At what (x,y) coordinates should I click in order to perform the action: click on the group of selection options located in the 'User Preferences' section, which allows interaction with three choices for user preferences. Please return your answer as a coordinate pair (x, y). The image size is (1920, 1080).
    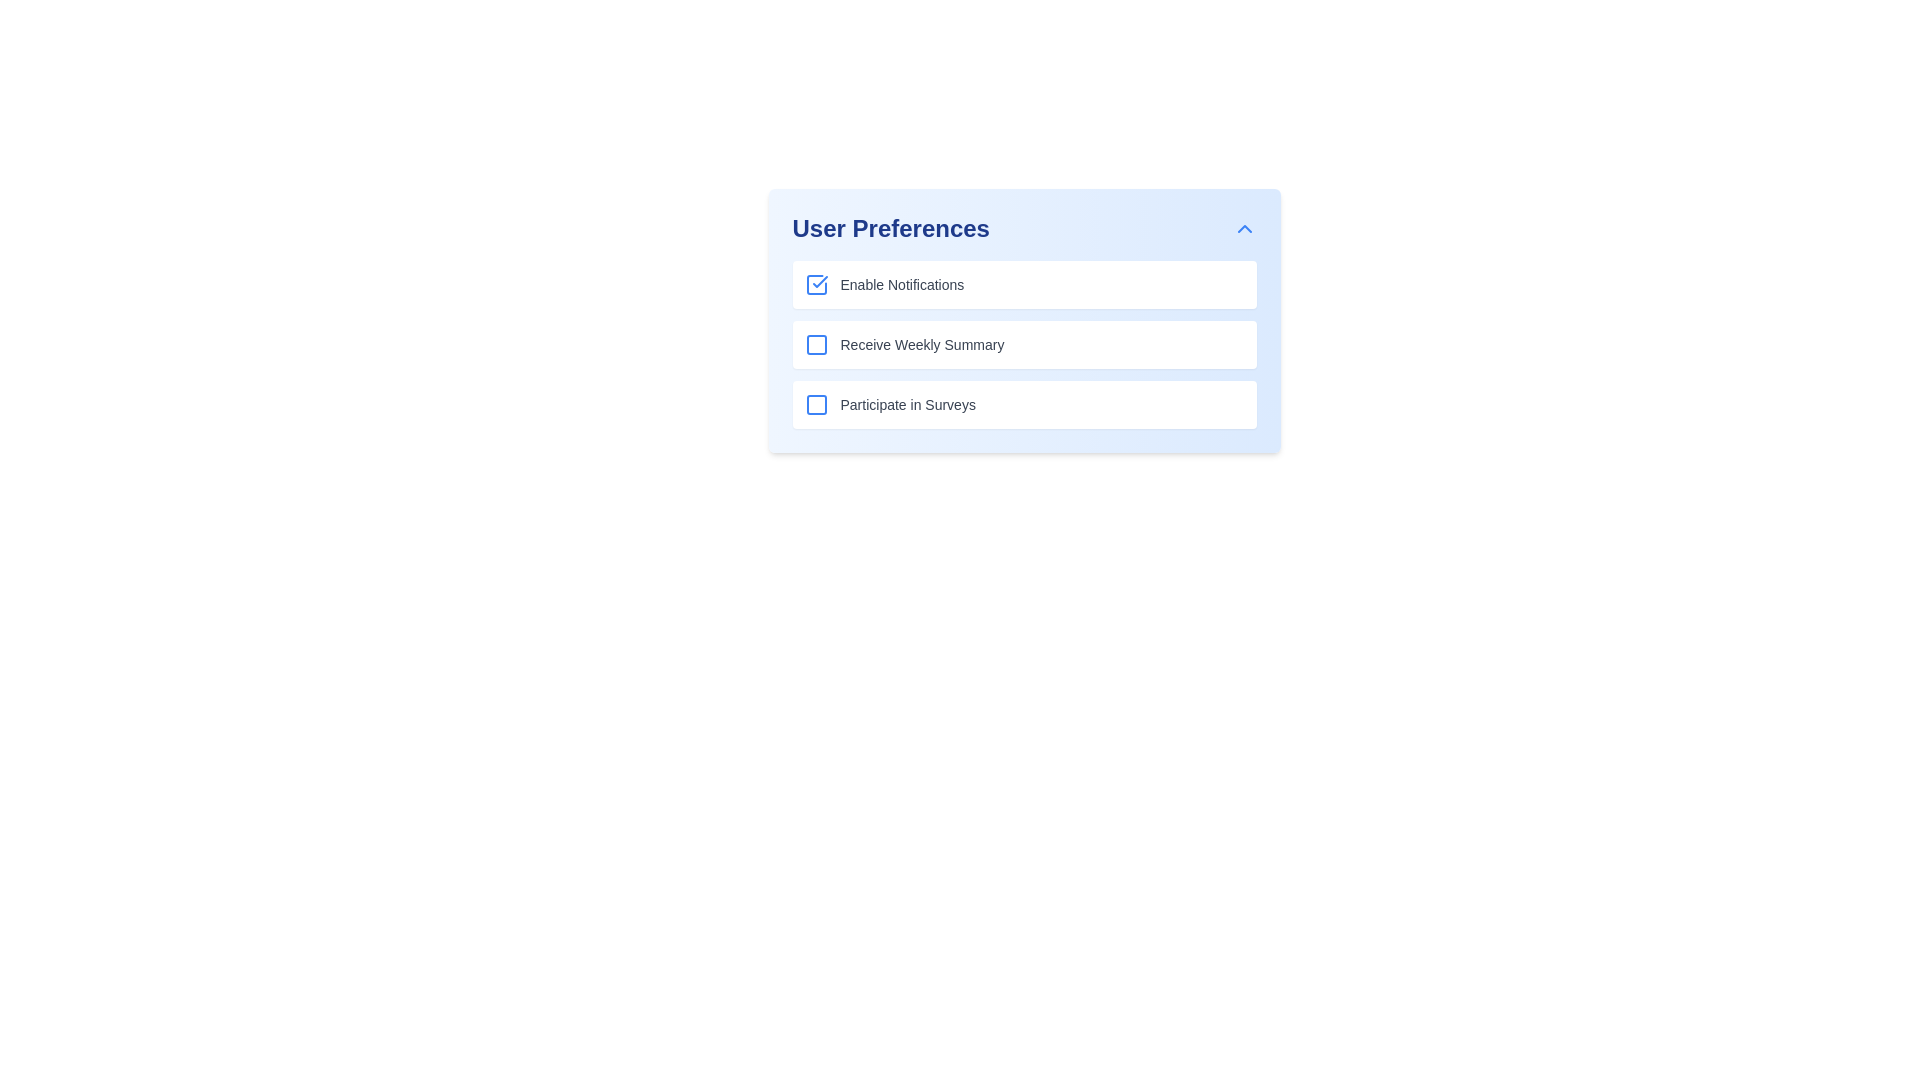
    Looking at the image, I should click on (1024, 343).